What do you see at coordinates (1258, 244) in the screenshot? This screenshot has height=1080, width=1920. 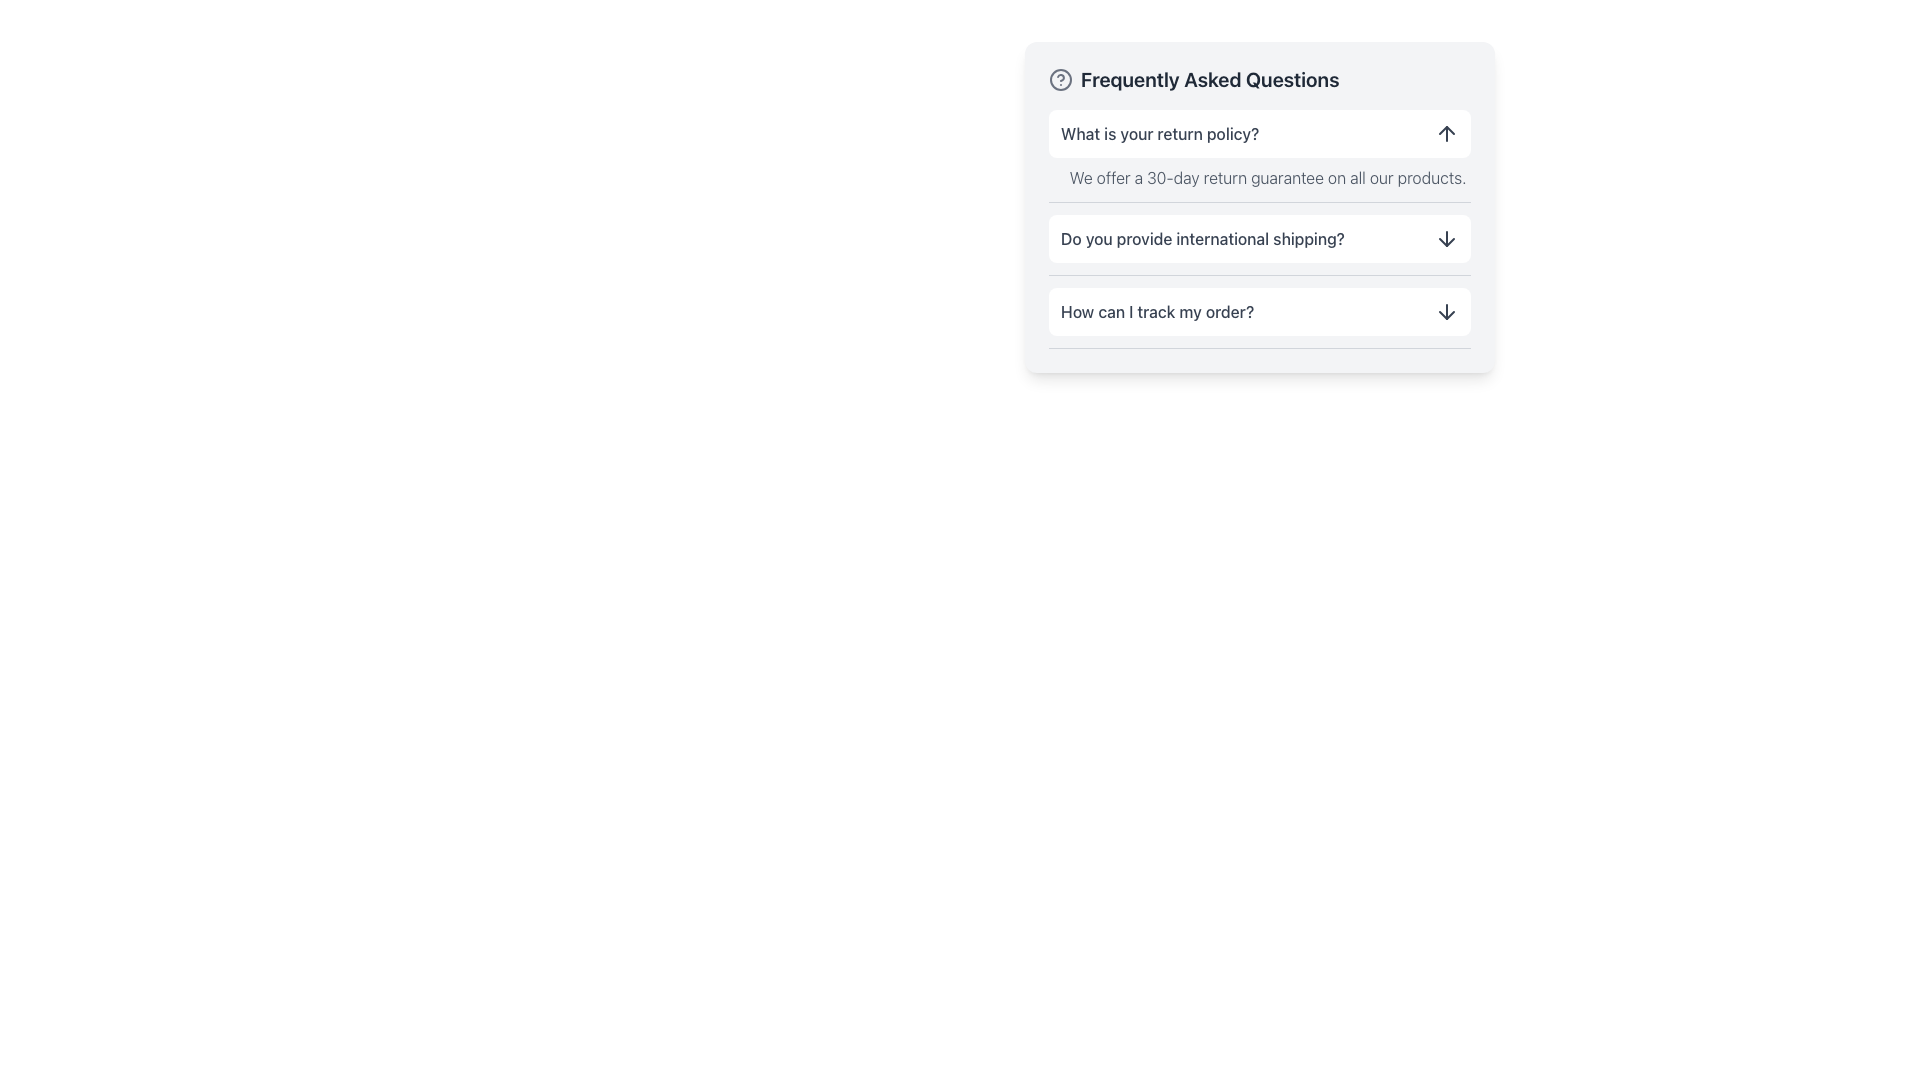 I see `the second question in the FAQ list, which is an interactive text with an expandable toggle indicator, to potentially trigger a visual highlight or tooltip` at bounding box center [1258, 244].